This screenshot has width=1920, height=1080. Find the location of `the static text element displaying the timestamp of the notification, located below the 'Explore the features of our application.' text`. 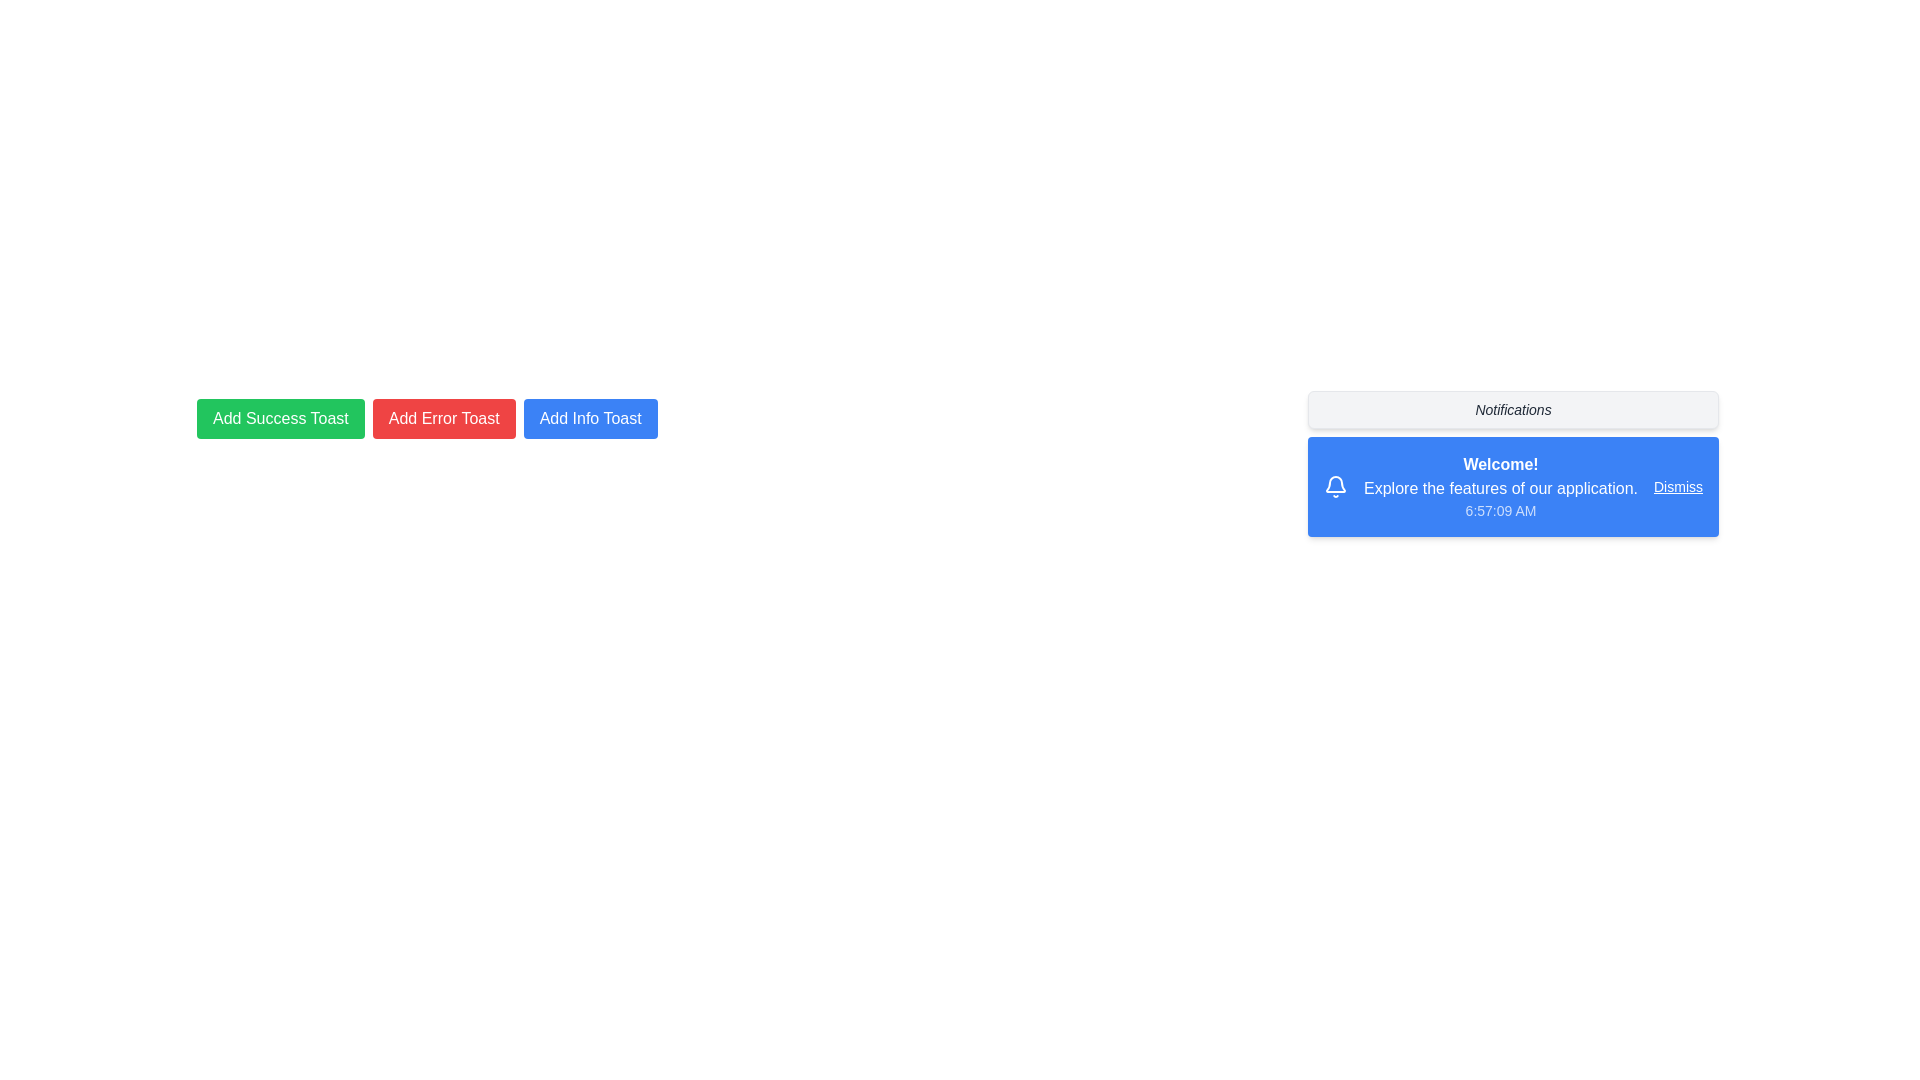

the static text element displaying the timestamp of the notification, located below the 'Explore the features of our application.' text is located at coordinates (1501, 509).